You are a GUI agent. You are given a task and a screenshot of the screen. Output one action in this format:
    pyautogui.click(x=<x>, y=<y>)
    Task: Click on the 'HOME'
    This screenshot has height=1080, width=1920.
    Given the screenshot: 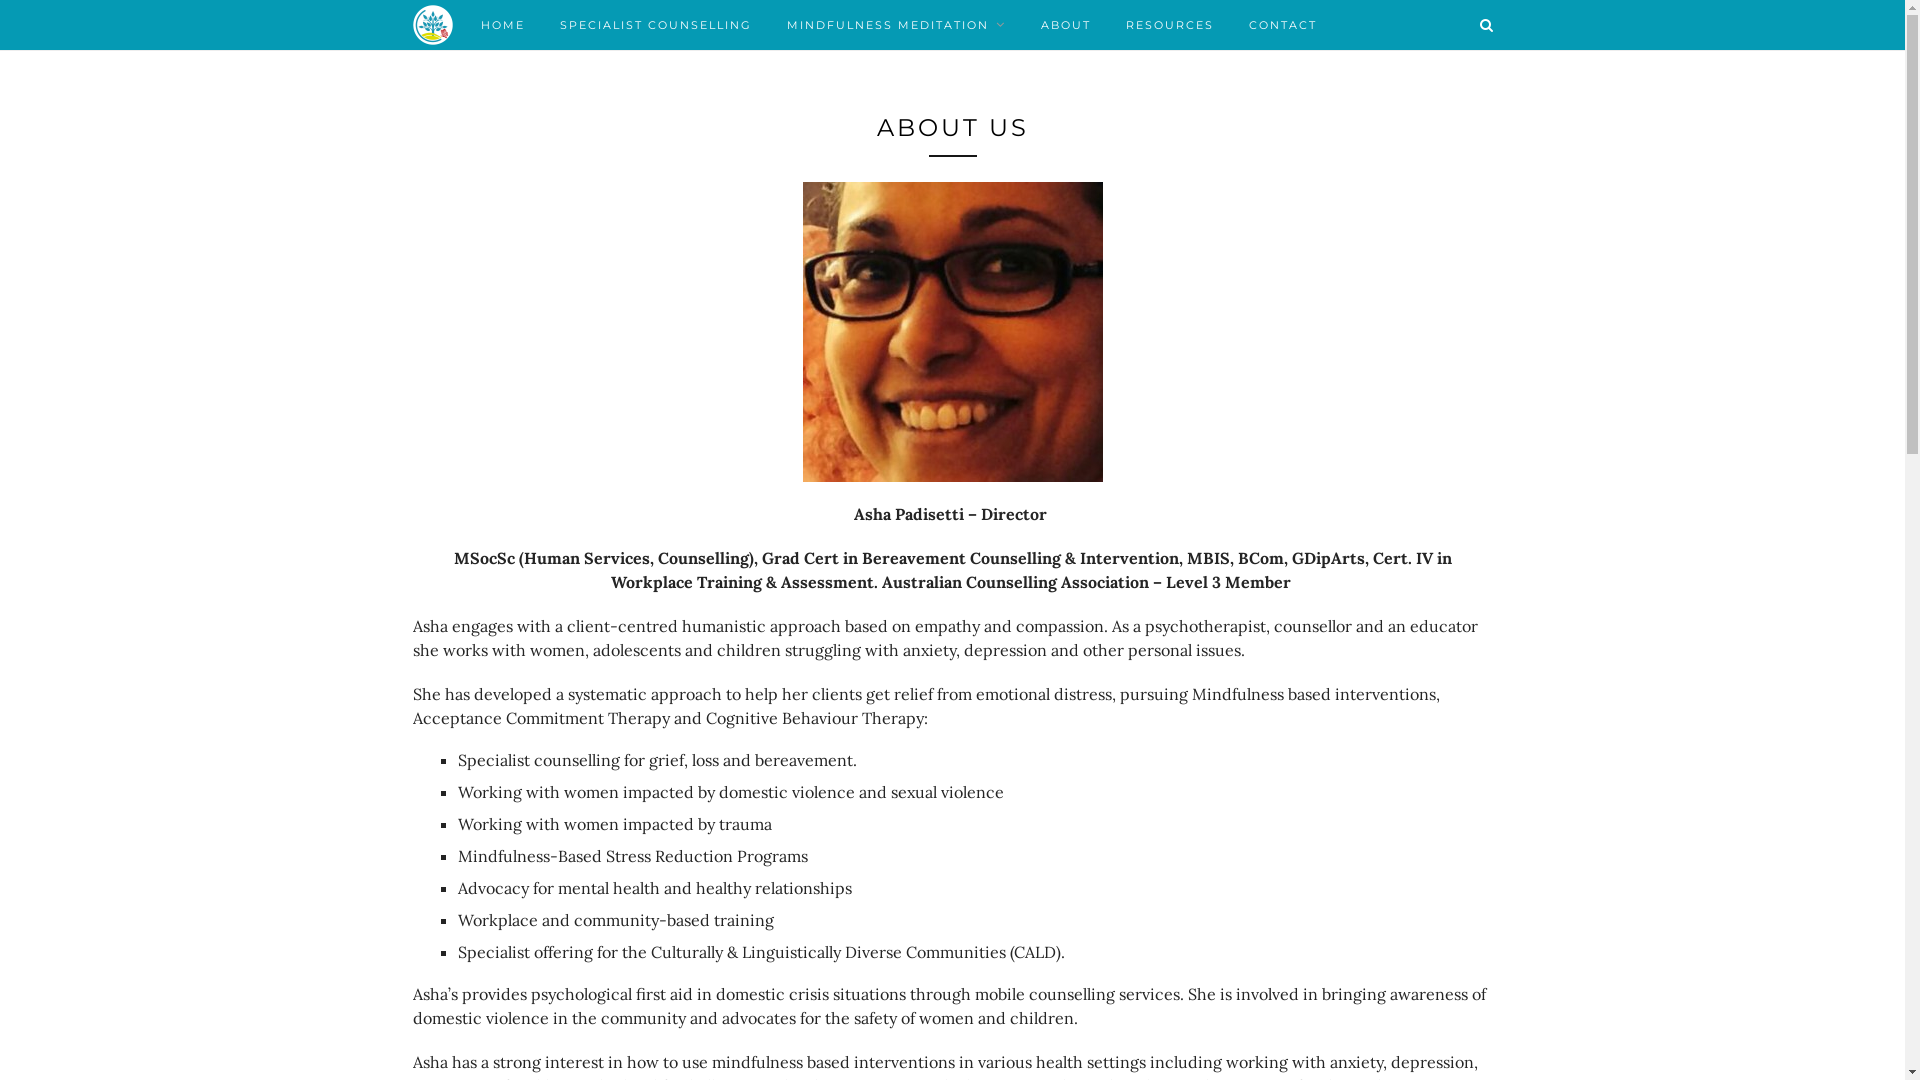 What is the action you would take?
    pyautogui.click(x=502, y=24)
    